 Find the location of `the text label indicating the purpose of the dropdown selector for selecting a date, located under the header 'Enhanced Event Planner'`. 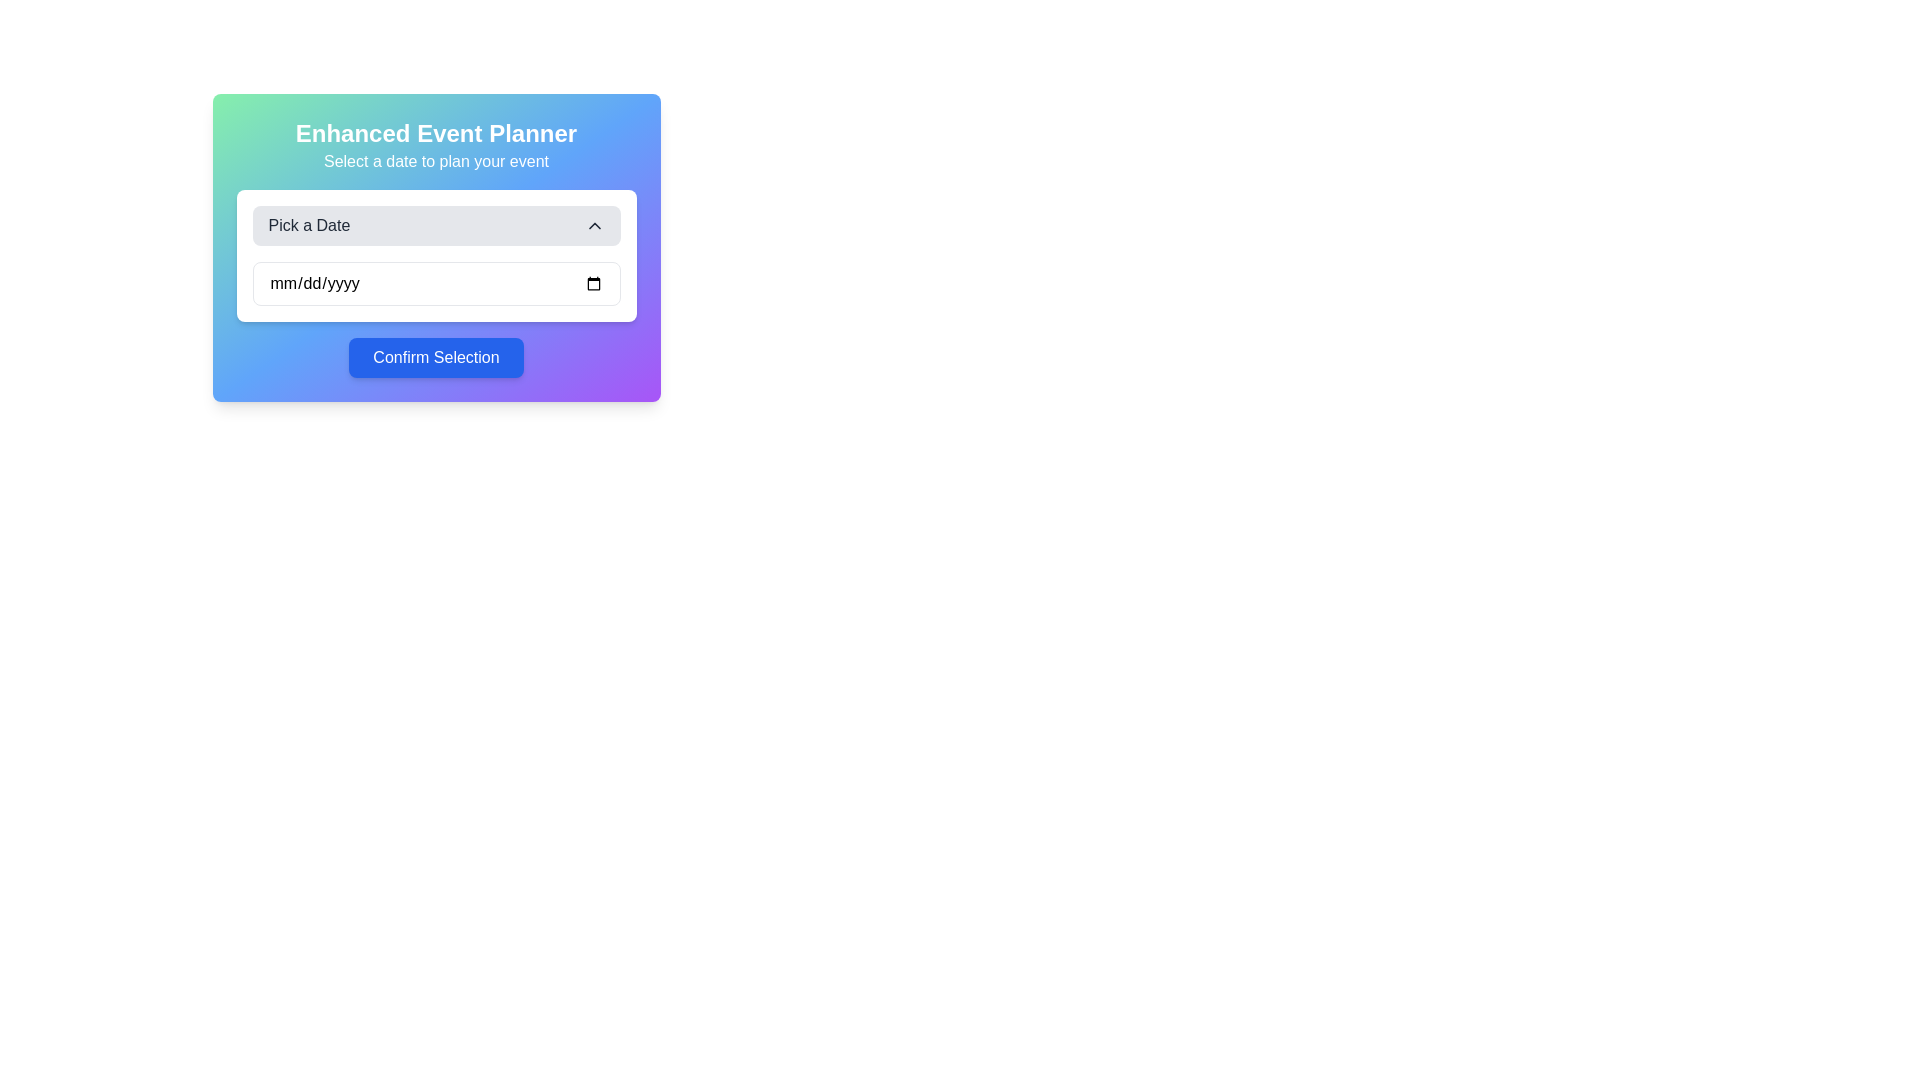

the text label indicating the purpose of the dropdown selector for selecting a date, located under the header 'Enhanced Event Planner' is located at coordinates (308, 225).